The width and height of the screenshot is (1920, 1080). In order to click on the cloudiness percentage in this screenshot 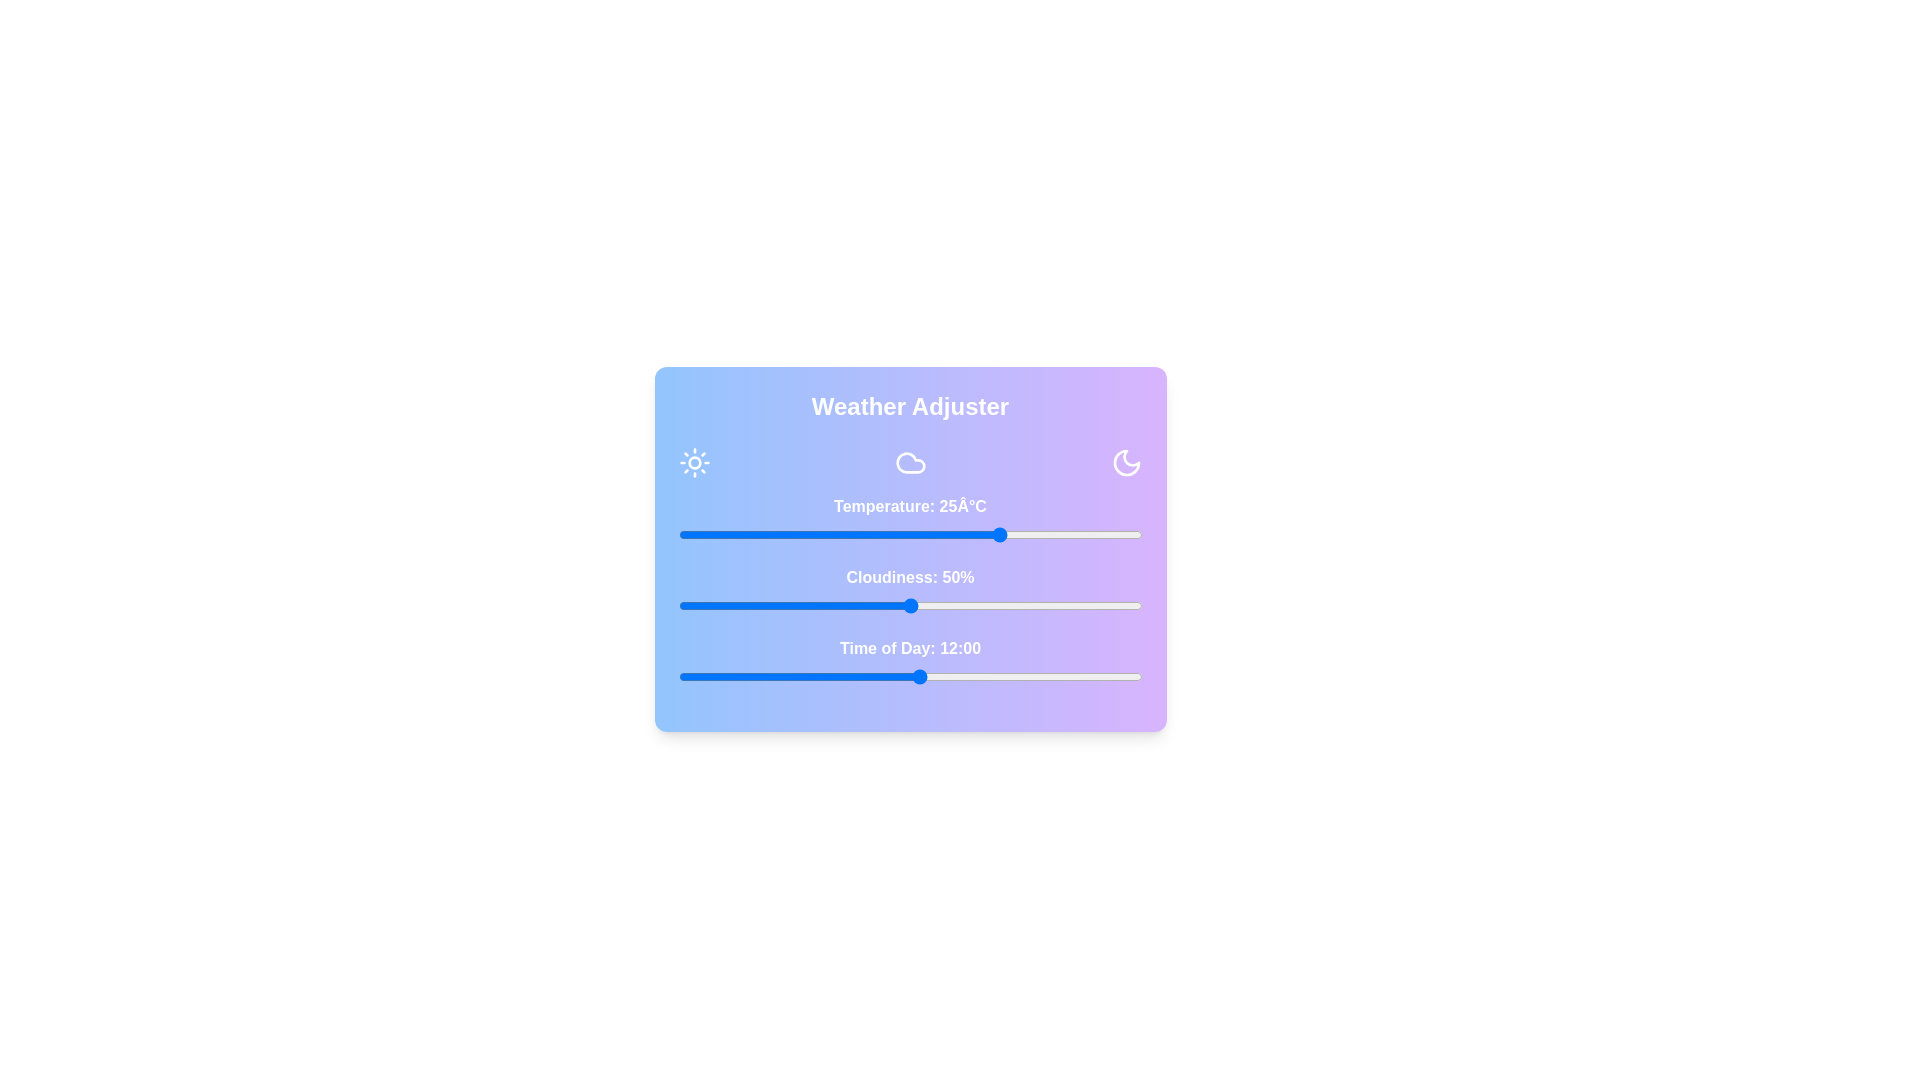, I will do `click(904, 604)`.